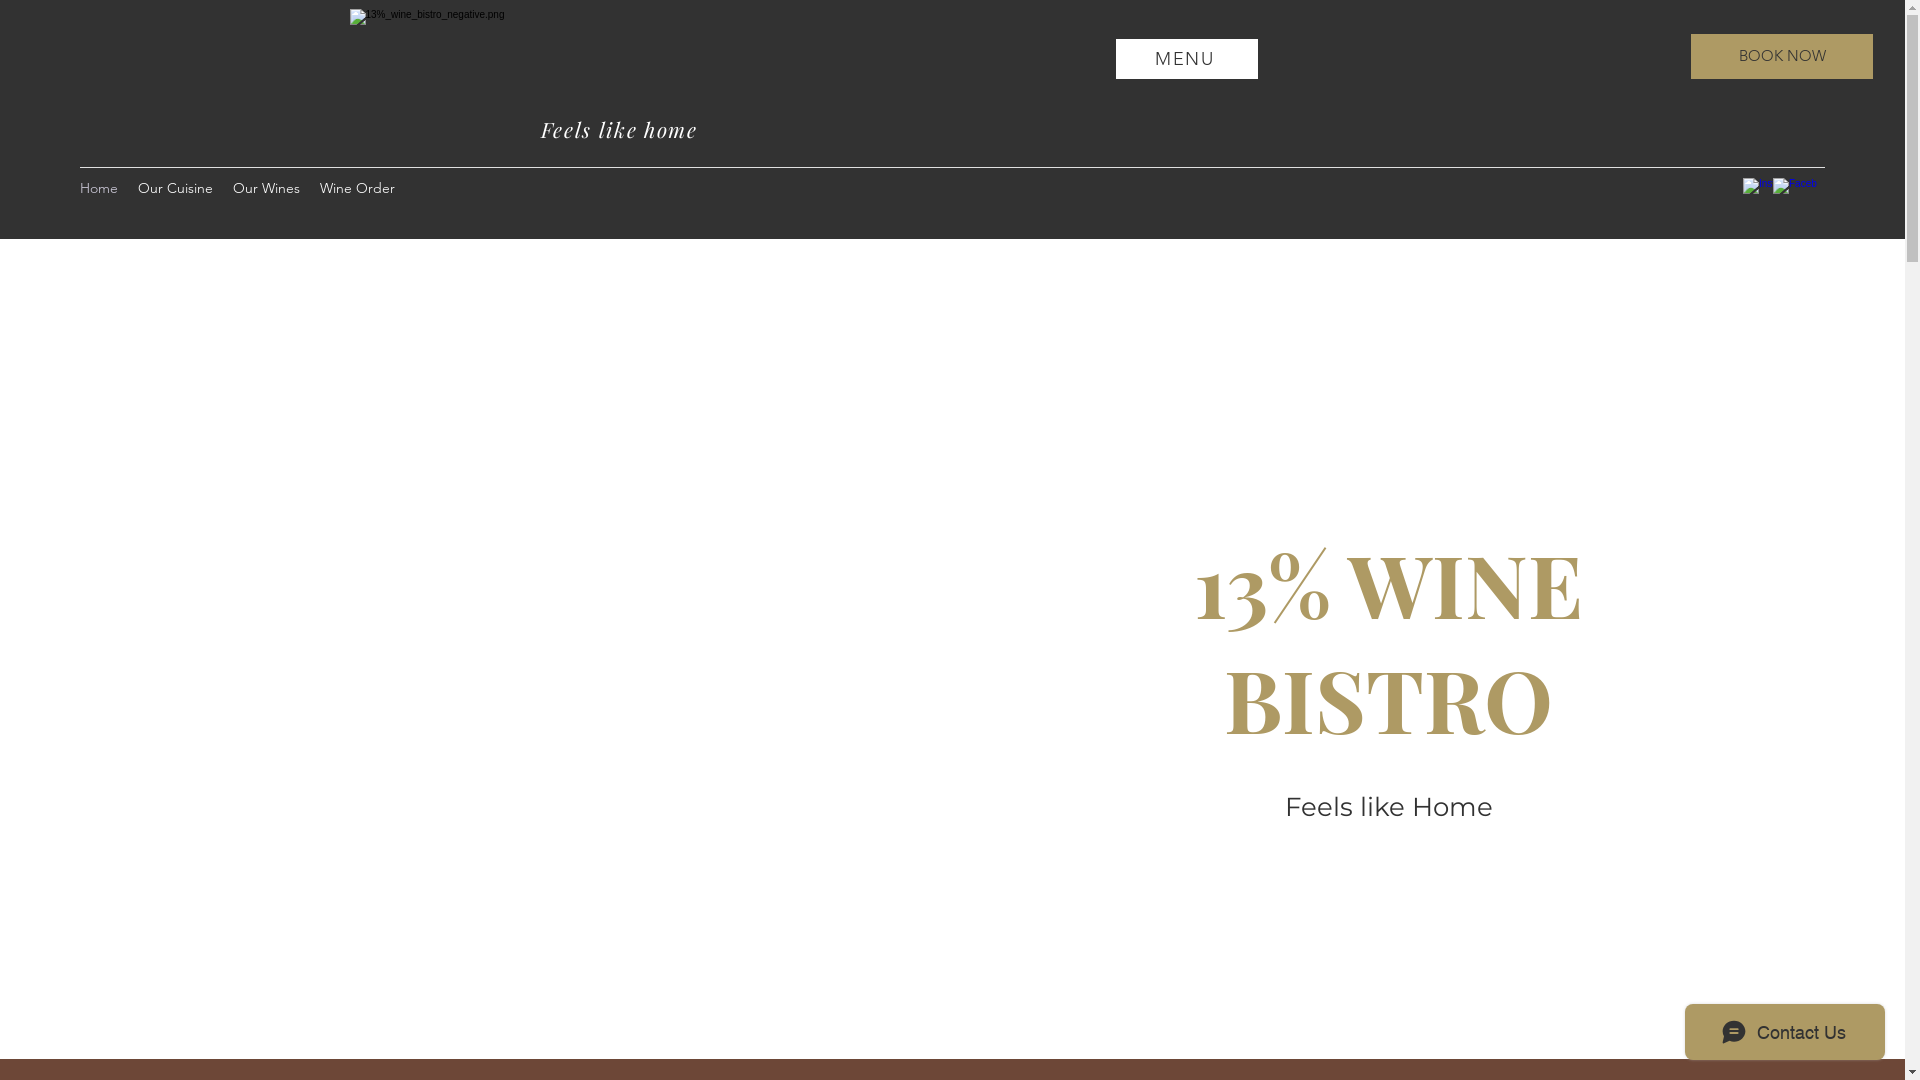 The height and width of the screenshot is (1080, 1920). I want to click on 'Our Cuisine', so click(175, 188).